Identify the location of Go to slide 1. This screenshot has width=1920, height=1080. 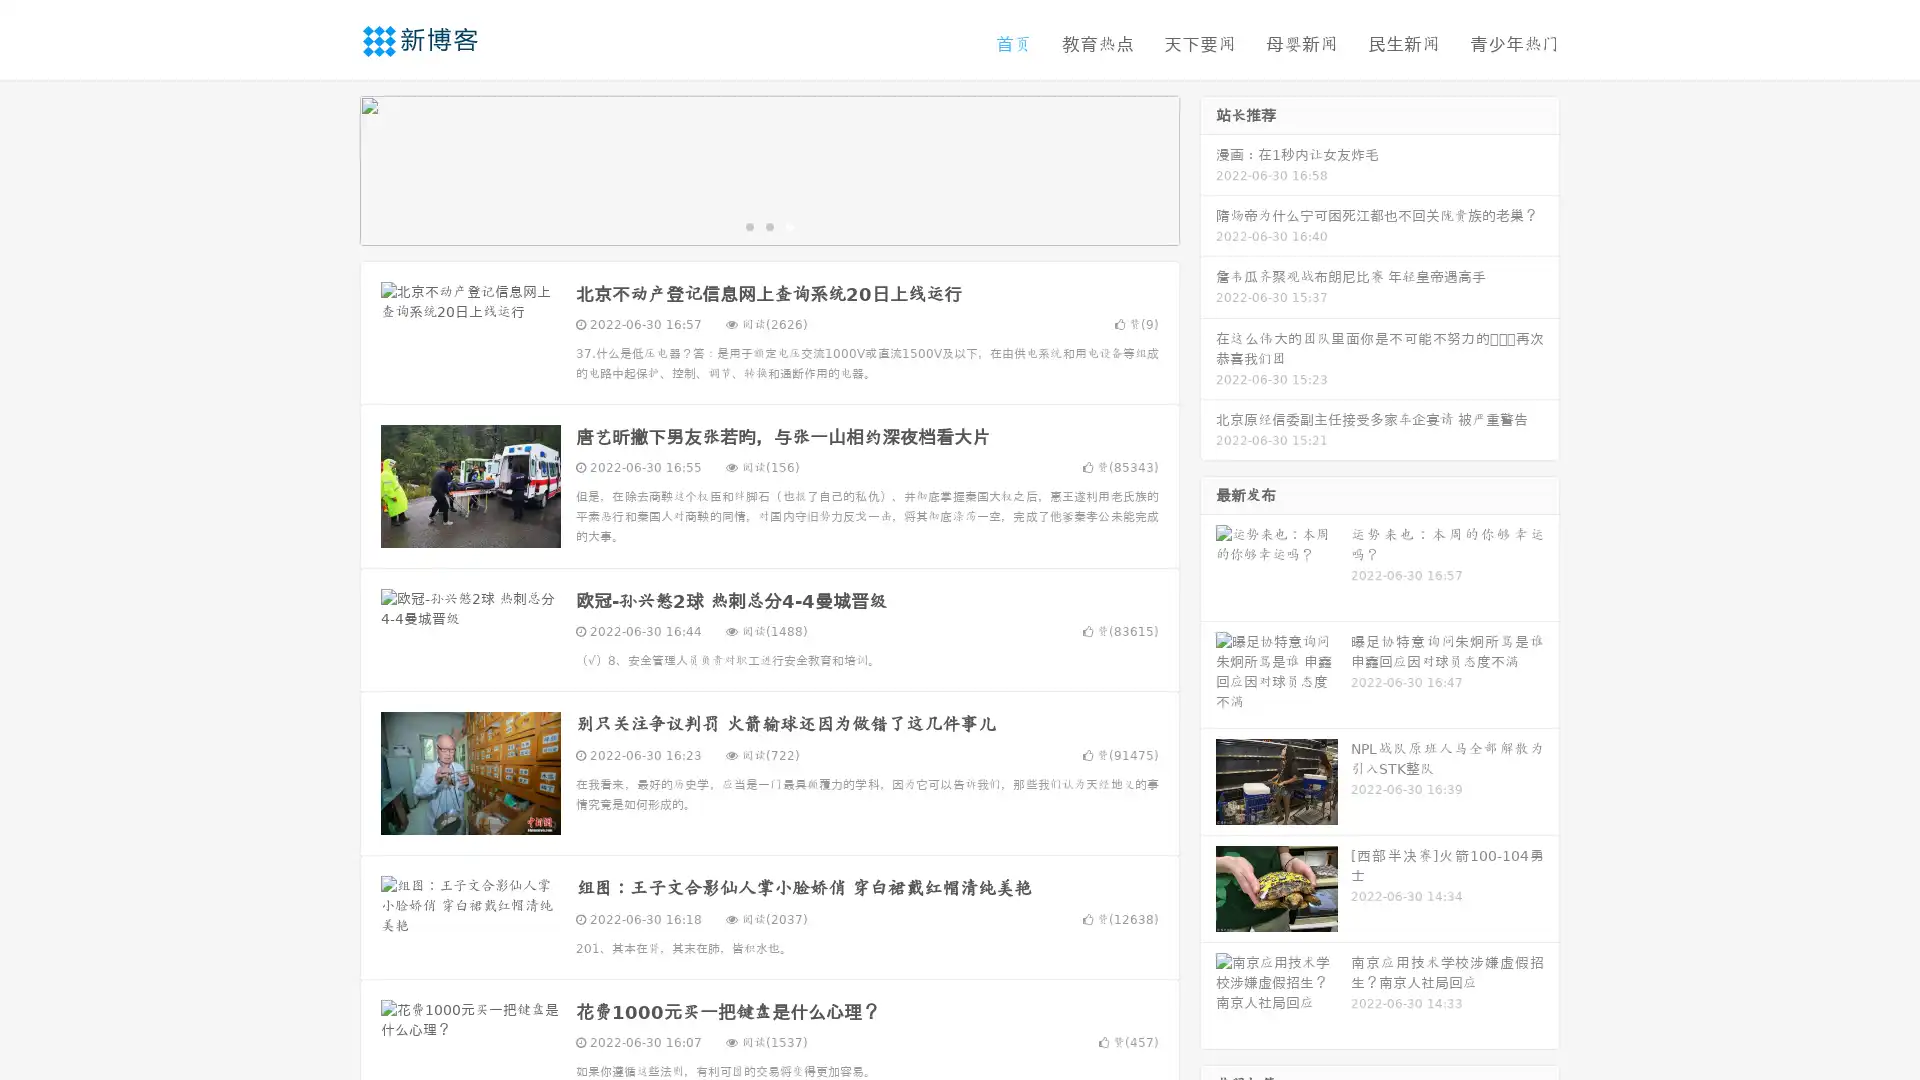
(748, 225).